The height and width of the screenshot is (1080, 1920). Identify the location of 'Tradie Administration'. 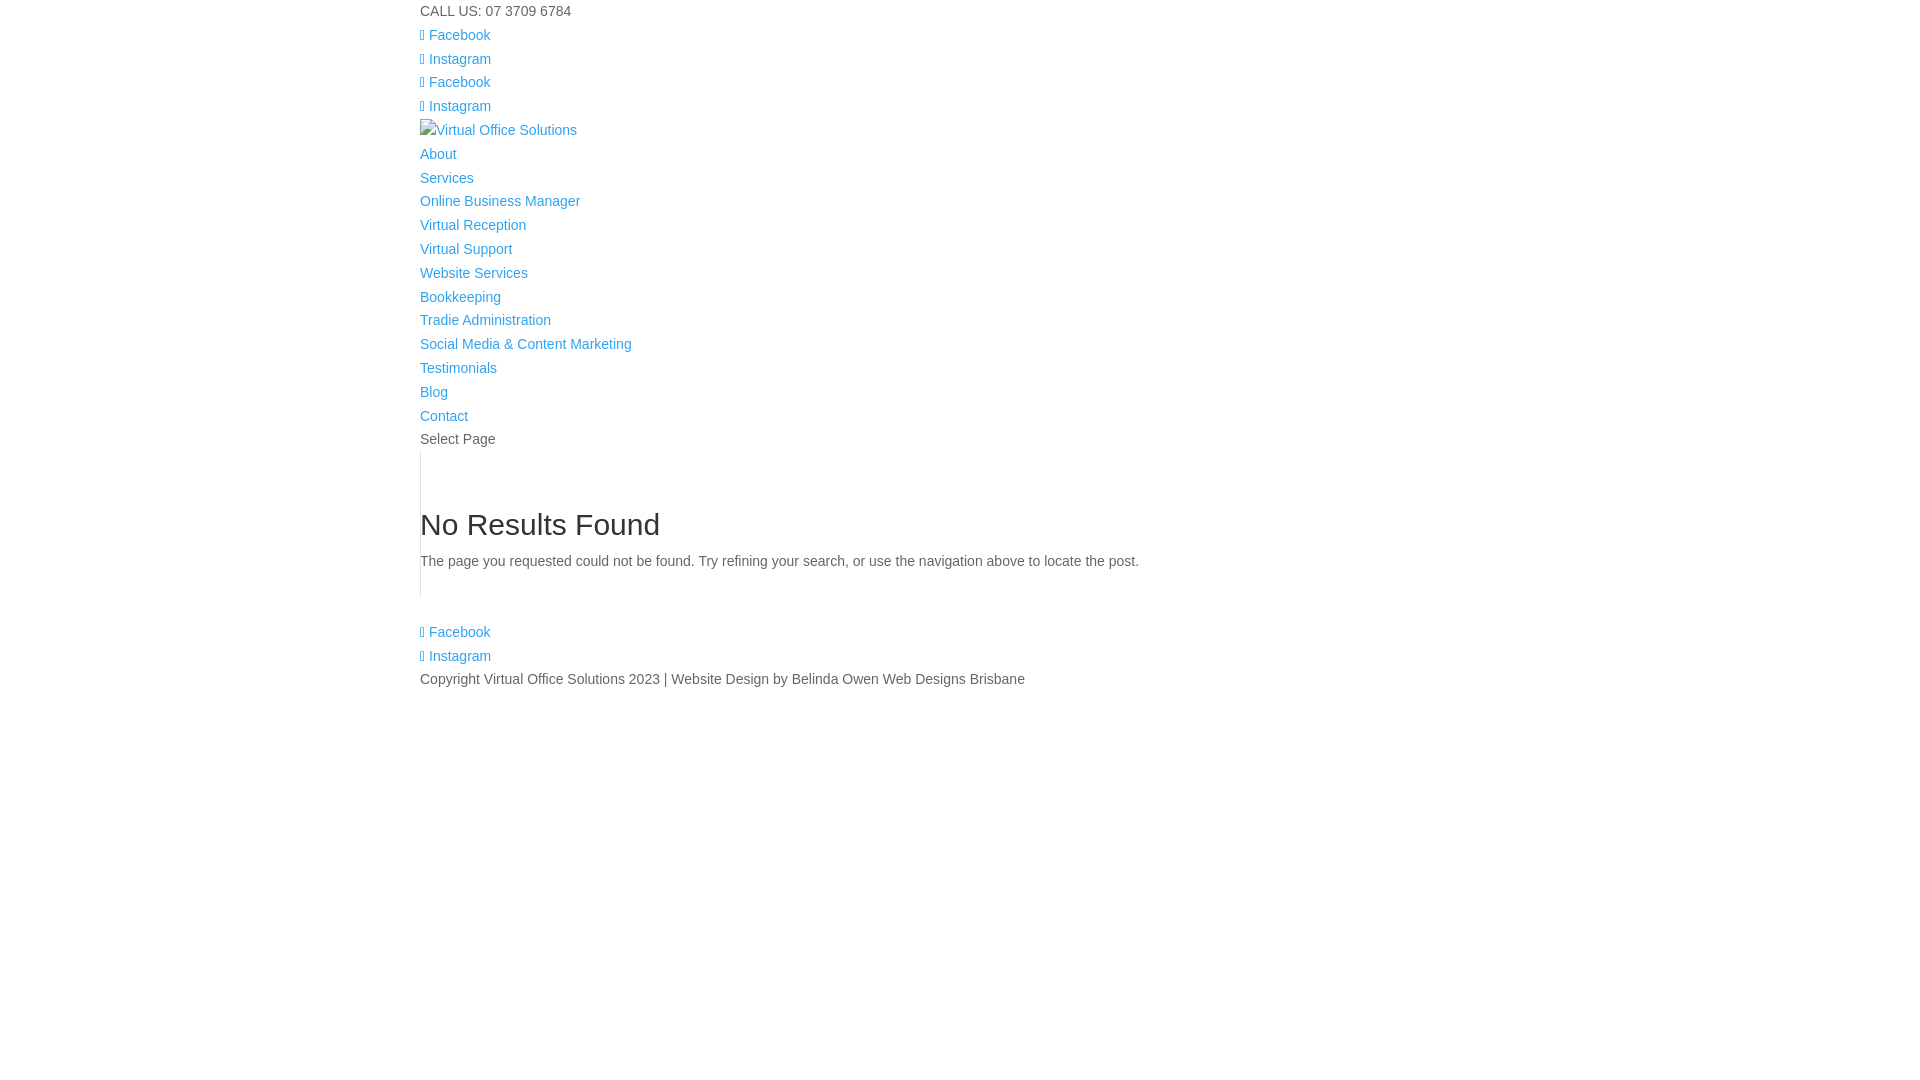
(419, 319).